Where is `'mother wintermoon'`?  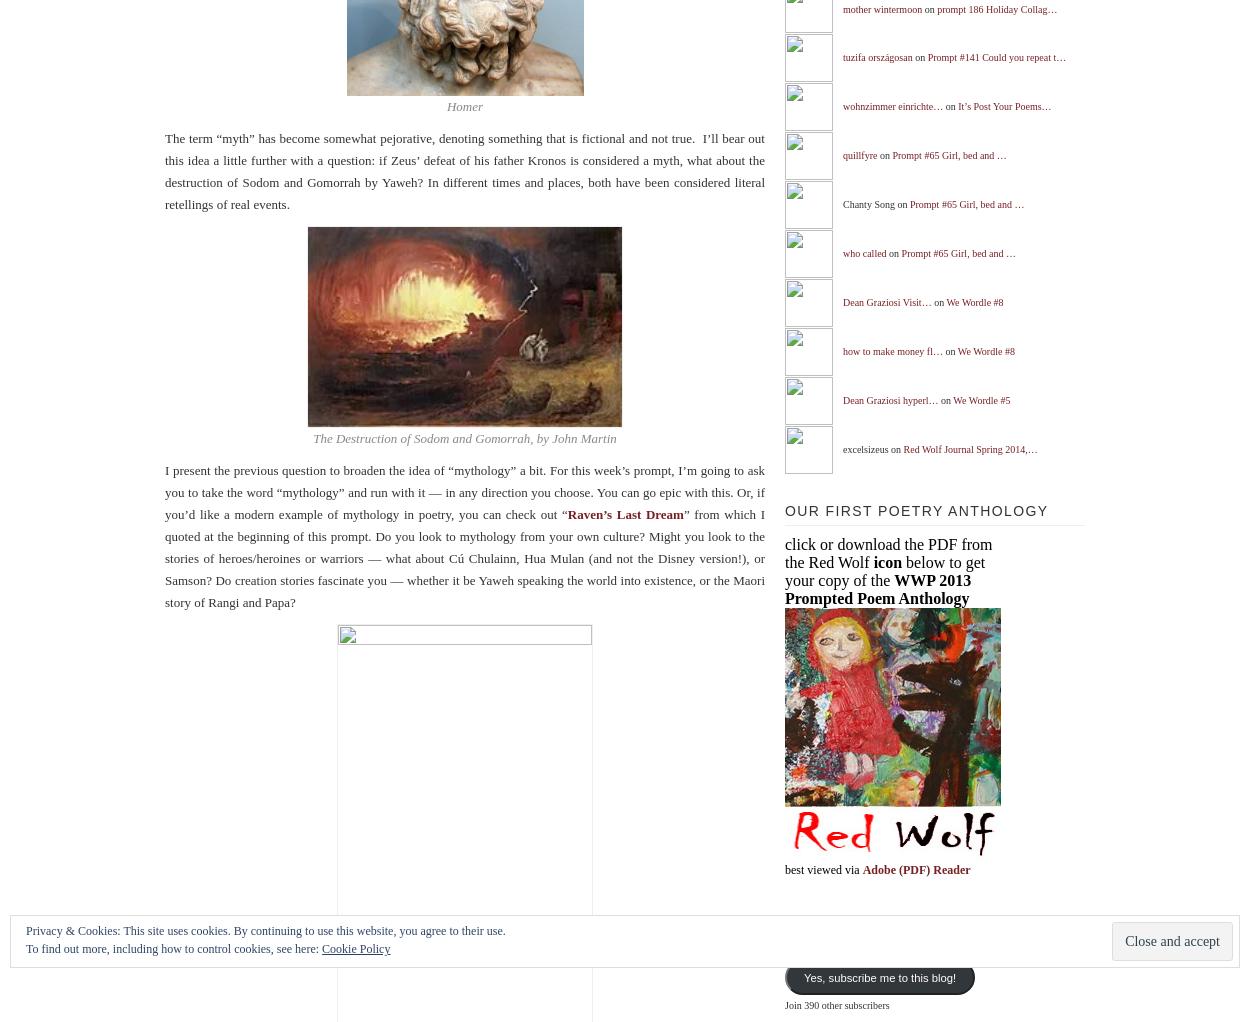 'mother wintermoon' is located at coordinates (882, 7).